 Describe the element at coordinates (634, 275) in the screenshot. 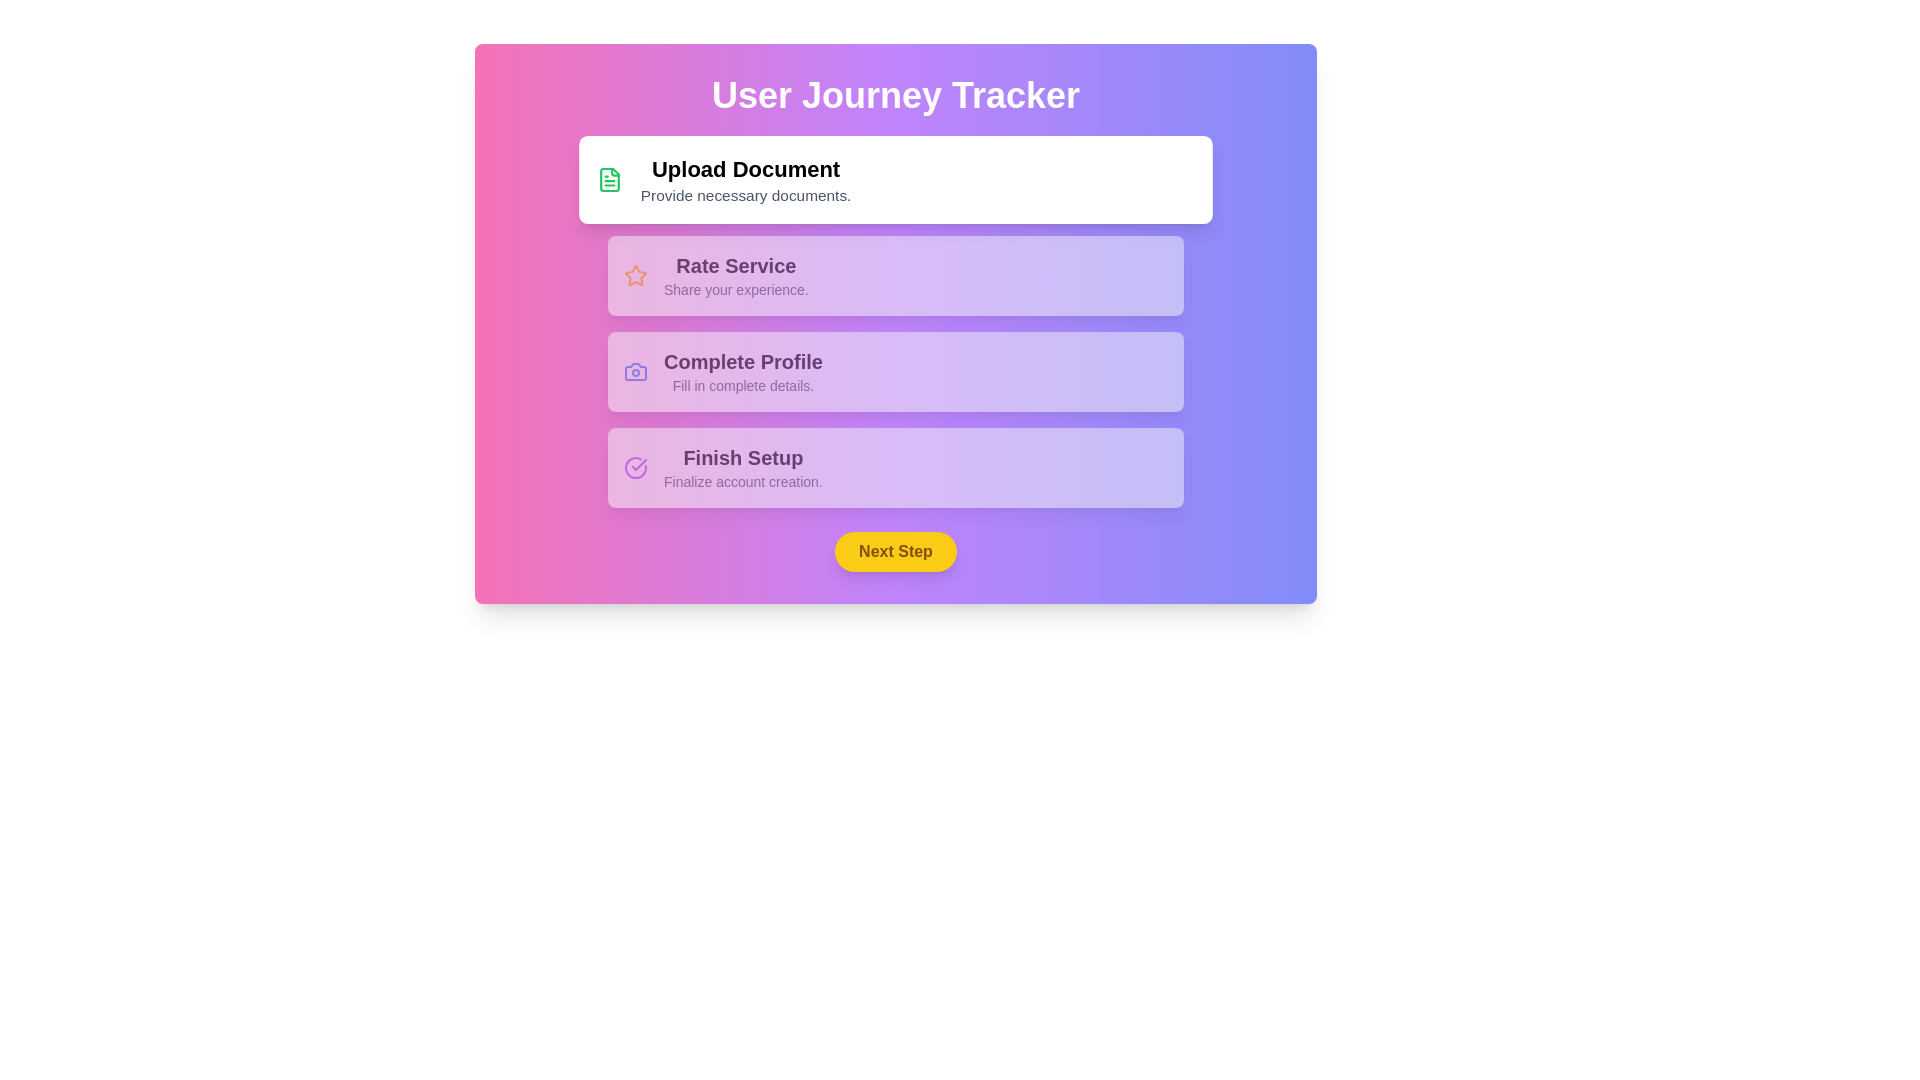

I see `the star icon located in the 'Rate Service' box, positioned towards the left side adjacent to the service description` at that location.